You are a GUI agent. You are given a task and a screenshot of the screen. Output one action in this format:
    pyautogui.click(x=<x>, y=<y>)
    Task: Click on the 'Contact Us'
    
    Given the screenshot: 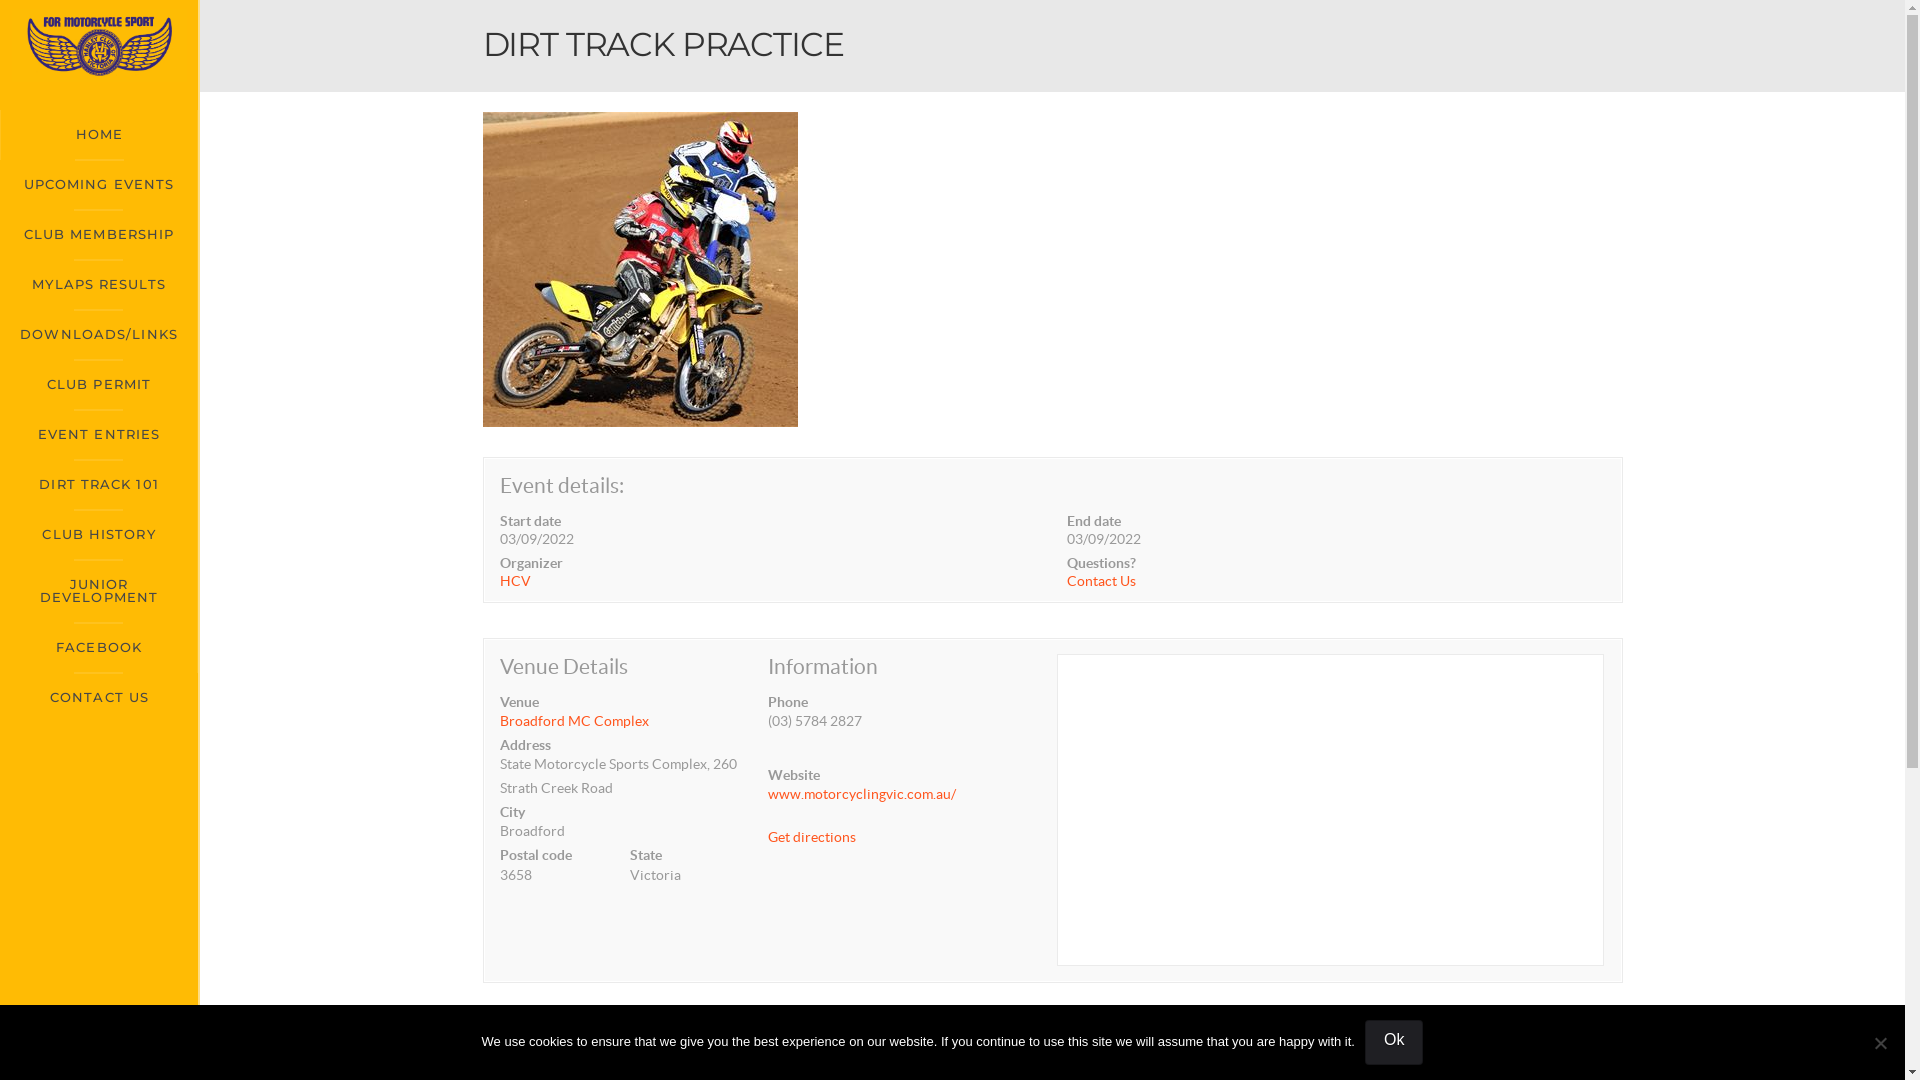 What is the action you would take?
    pyautogui.click(x=1100, y=581)
    